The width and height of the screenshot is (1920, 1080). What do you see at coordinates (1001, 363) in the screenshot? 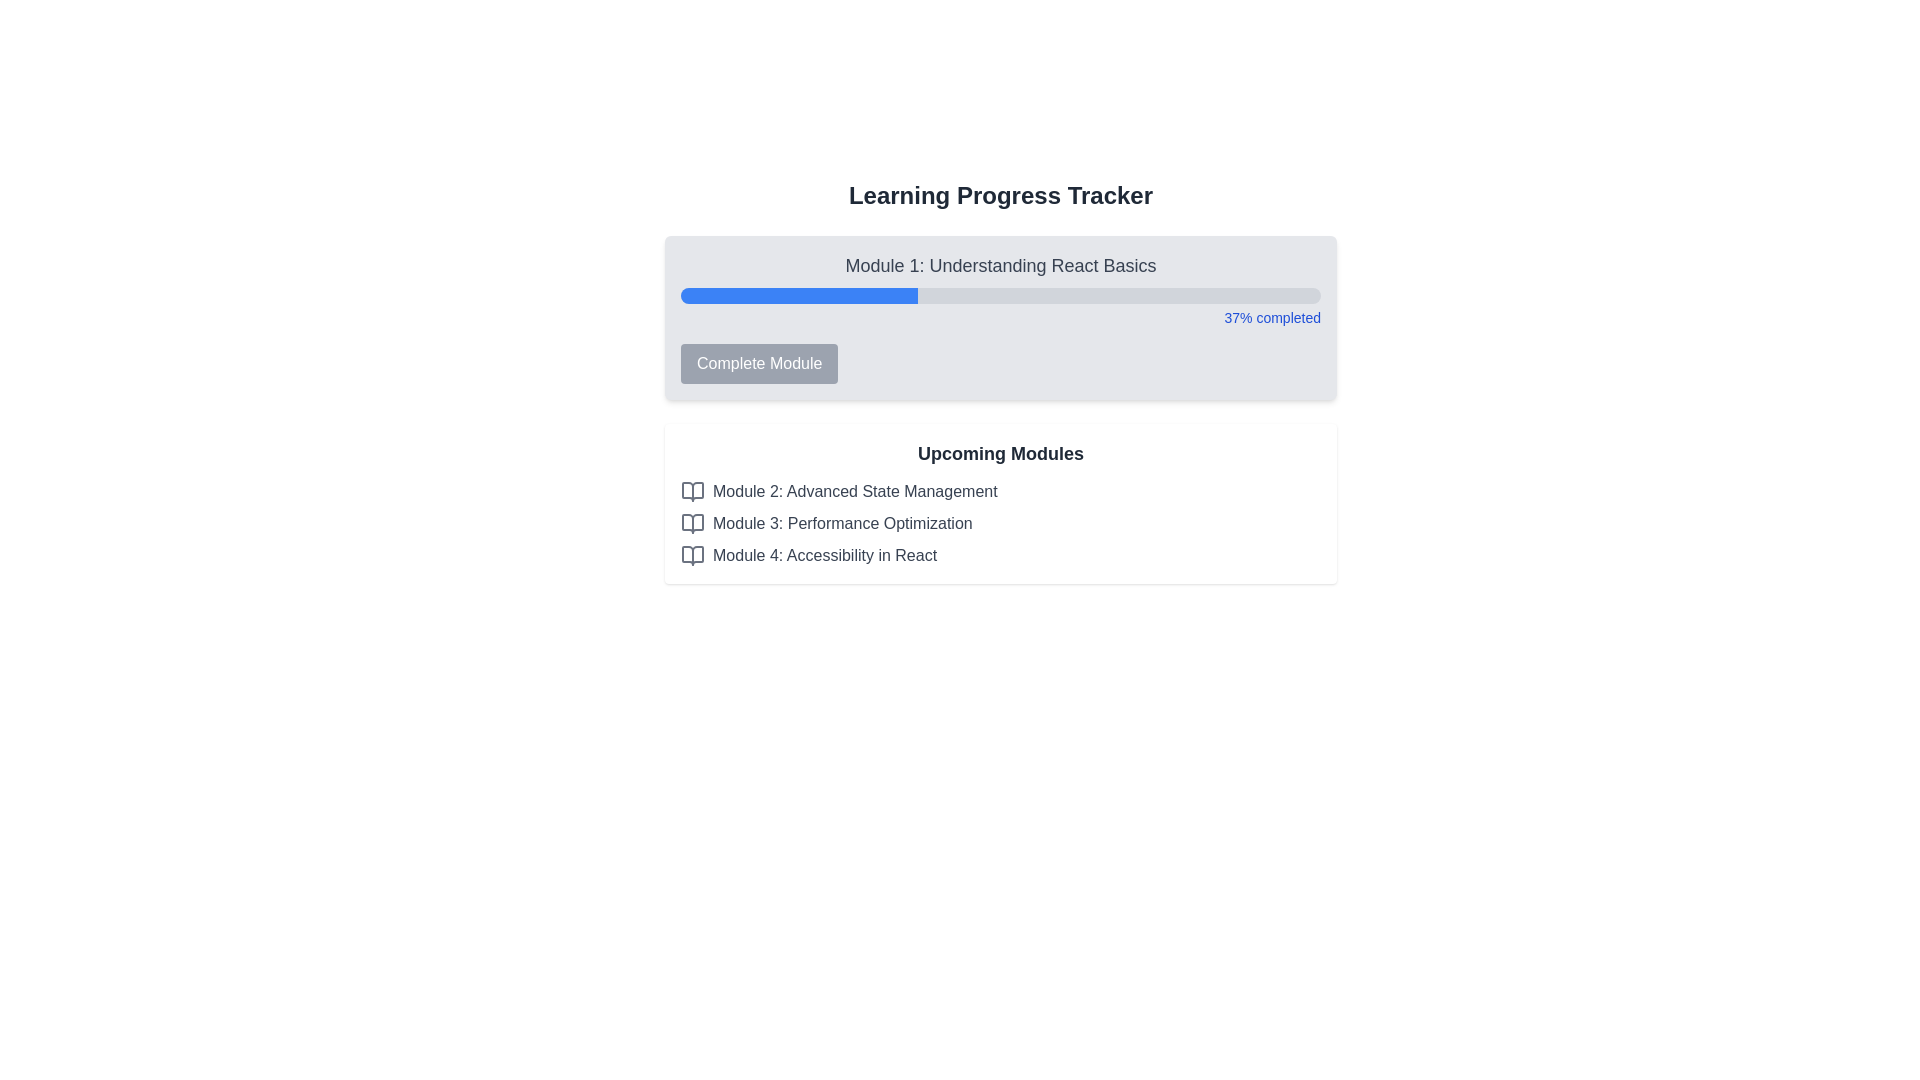
I see `the button labeled 'Complete Module' located at the bottom of 'Module 1: Understanding React Basics'` at bounding box center [1001, 363].